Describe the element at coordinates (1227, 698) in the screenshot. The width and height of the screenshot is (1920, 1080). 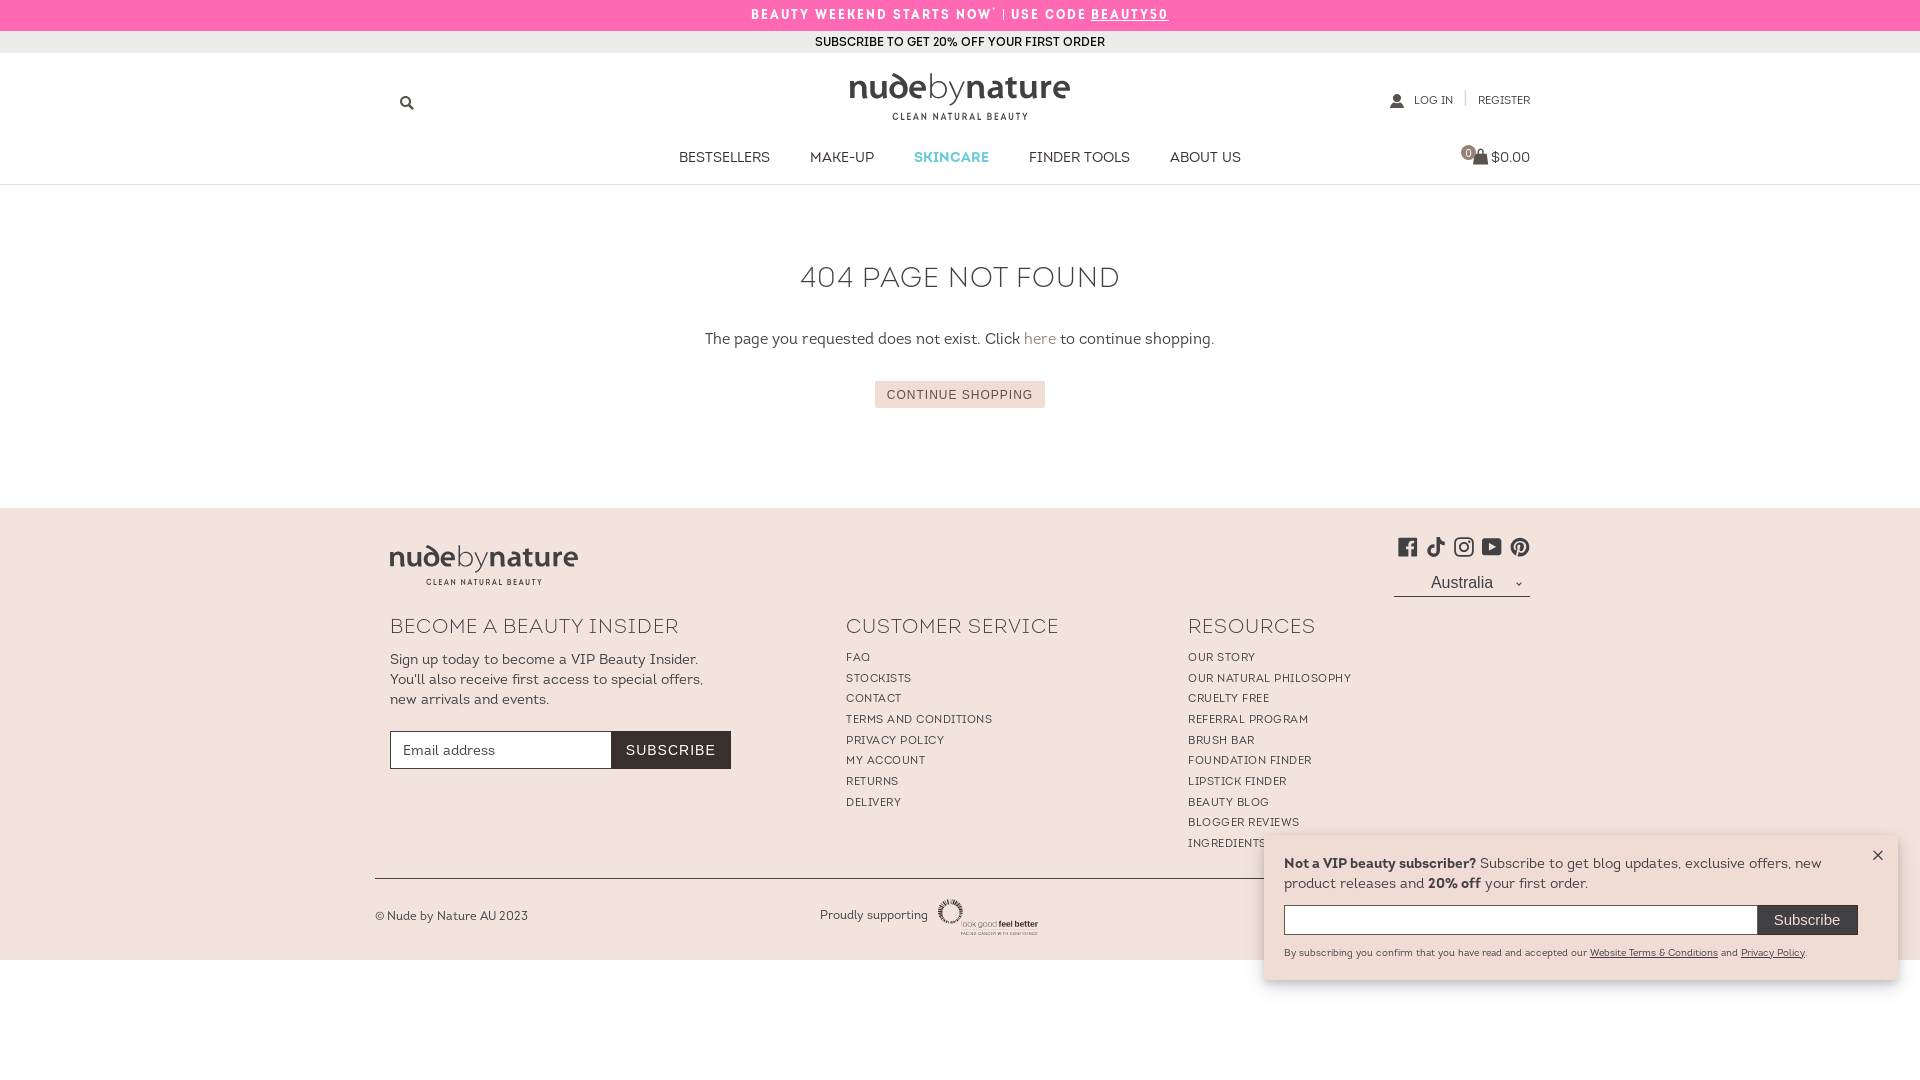
I see `'CRUELTY FREE'` at that location.